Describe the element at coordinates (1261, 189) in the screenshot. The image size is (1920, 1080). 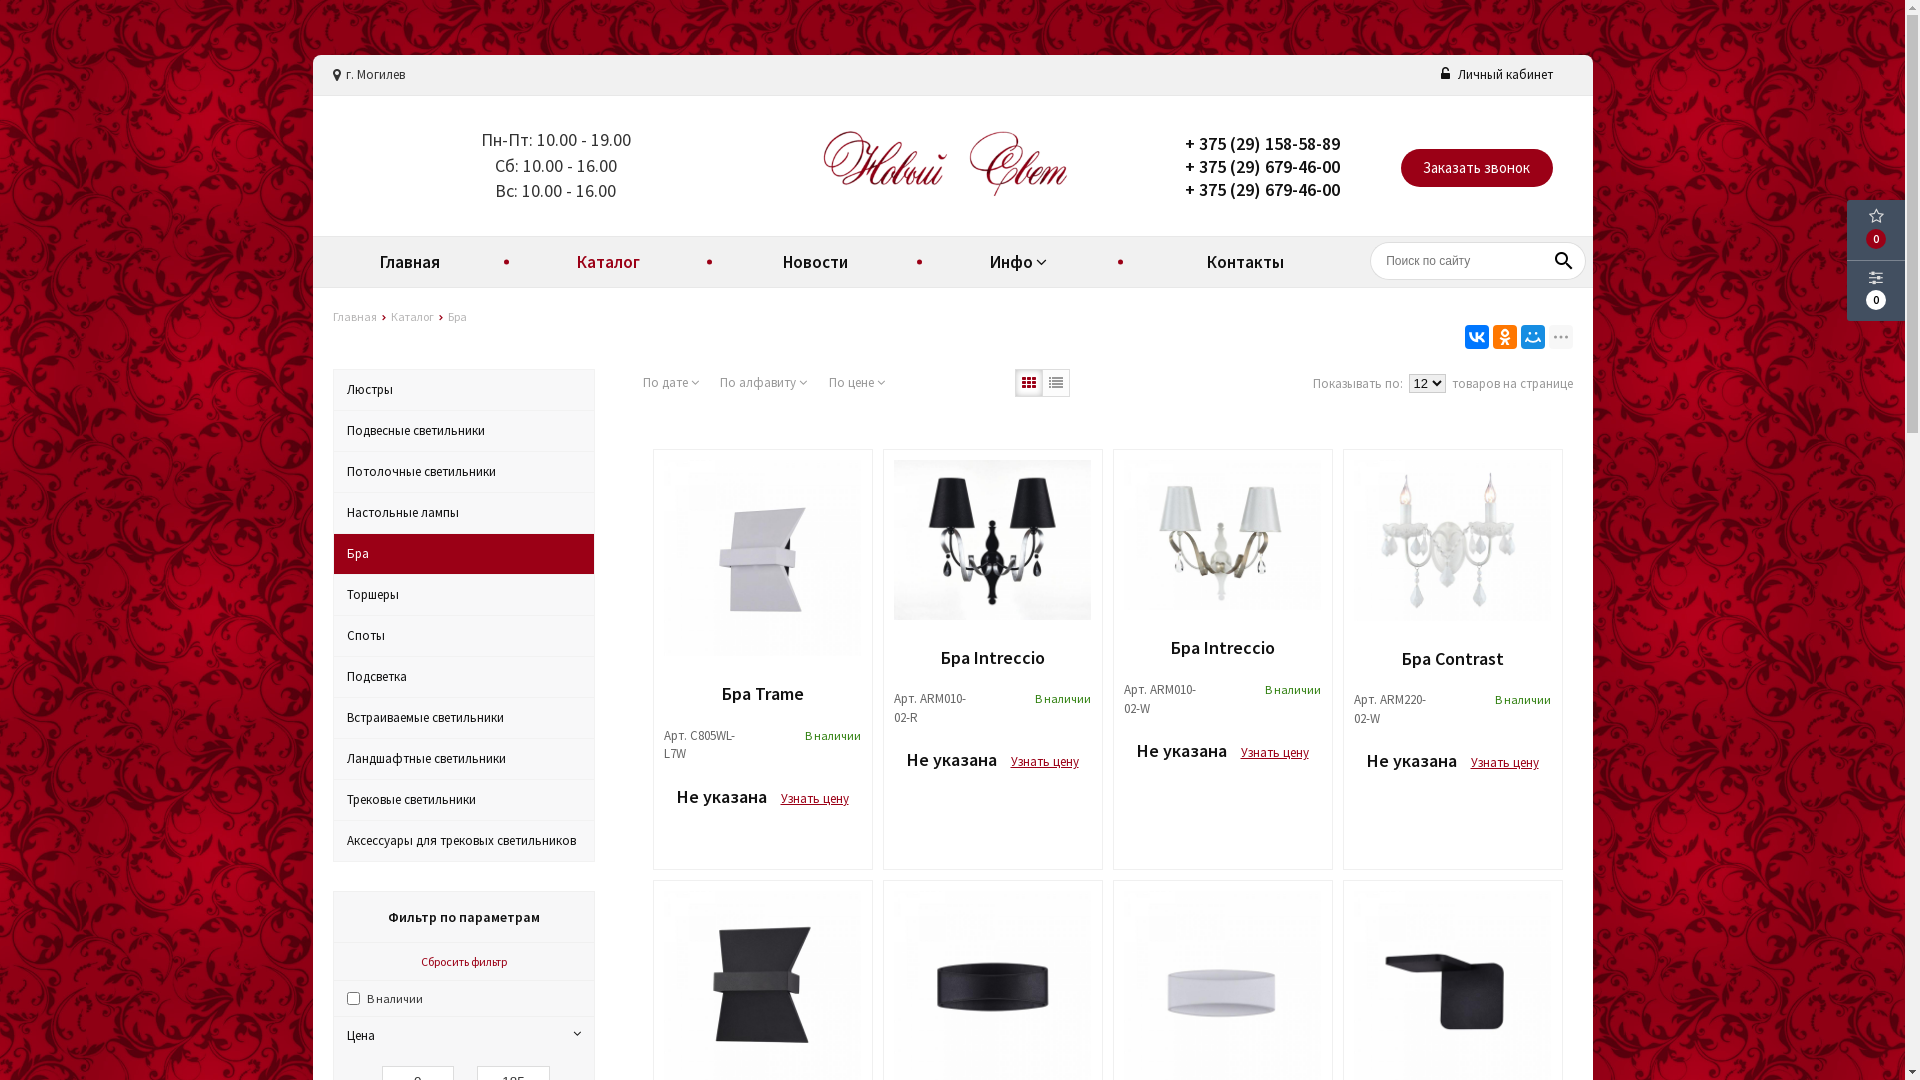
I see `'+ 375 (29) 679-46-00'` at that location.